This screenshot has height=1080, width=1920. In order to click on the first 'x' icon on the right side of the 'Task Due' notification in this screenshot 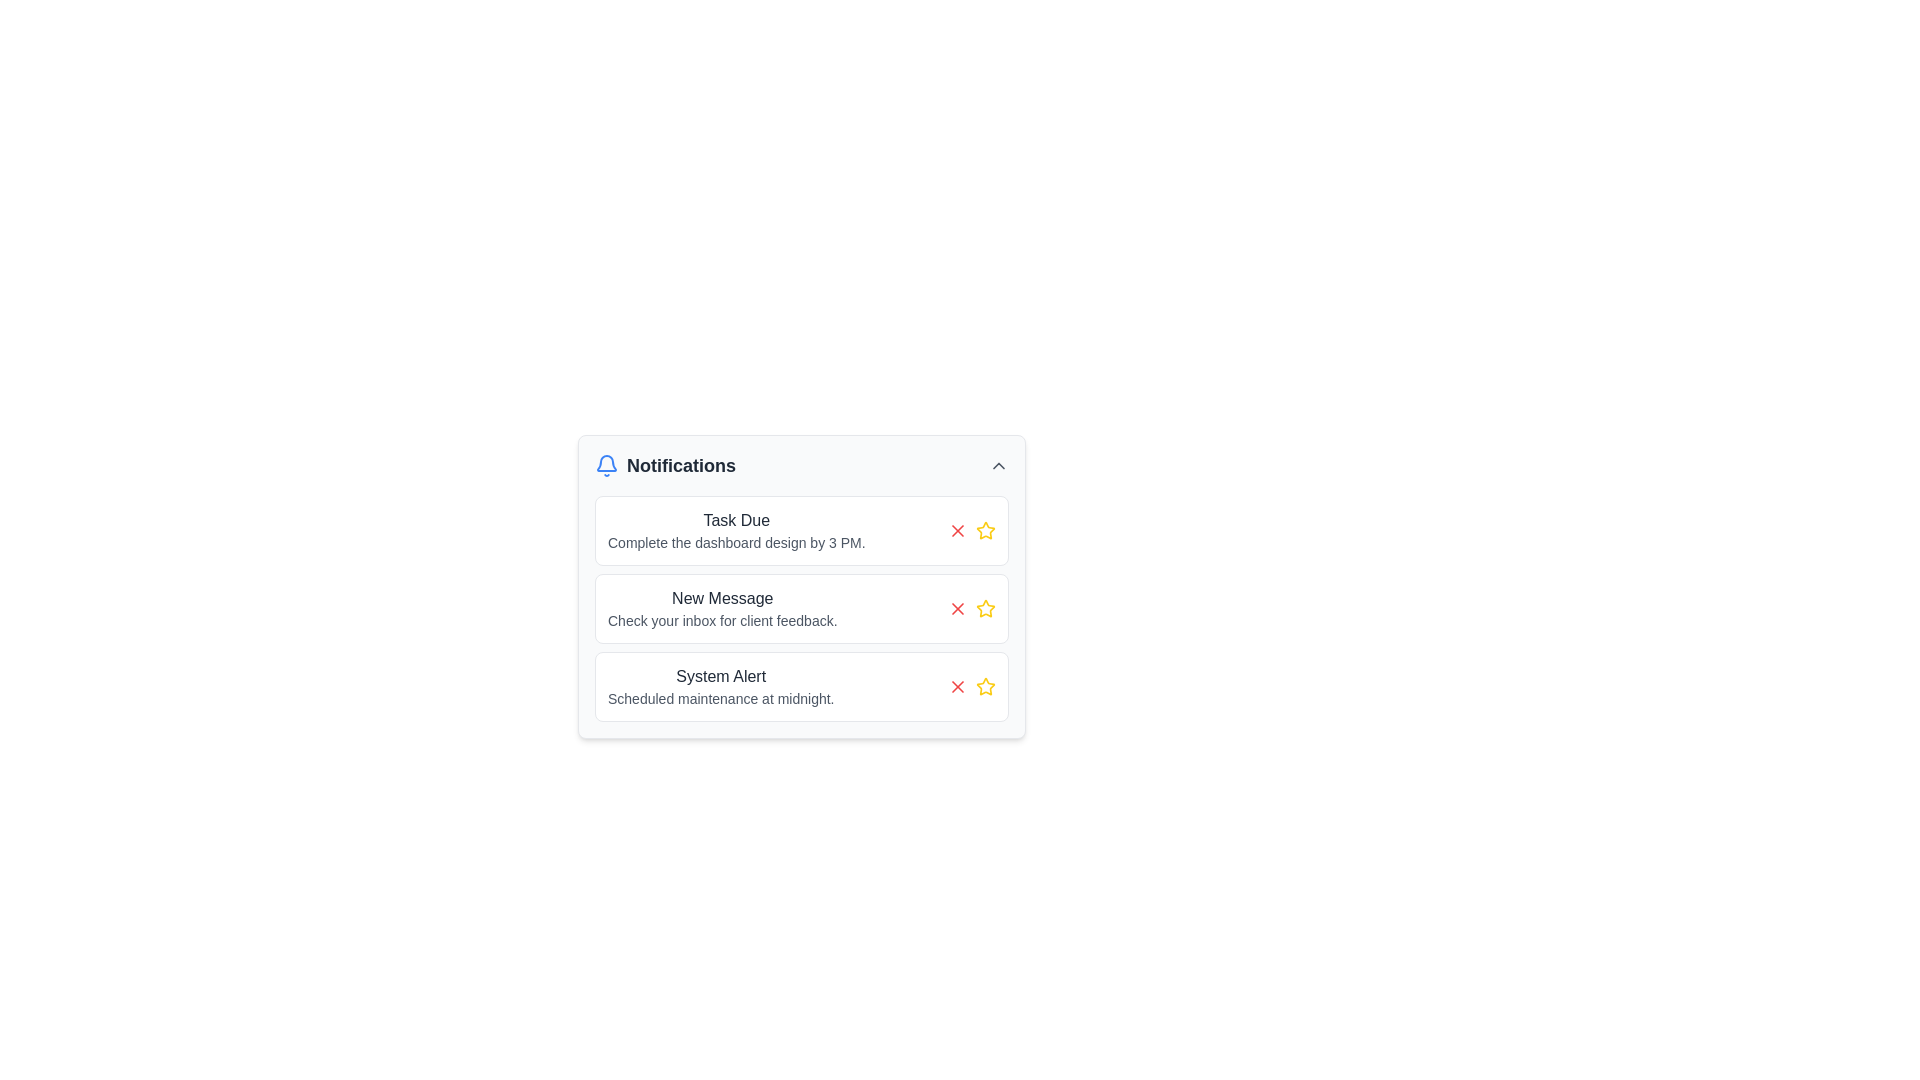, I will do `click(957, 530)`.